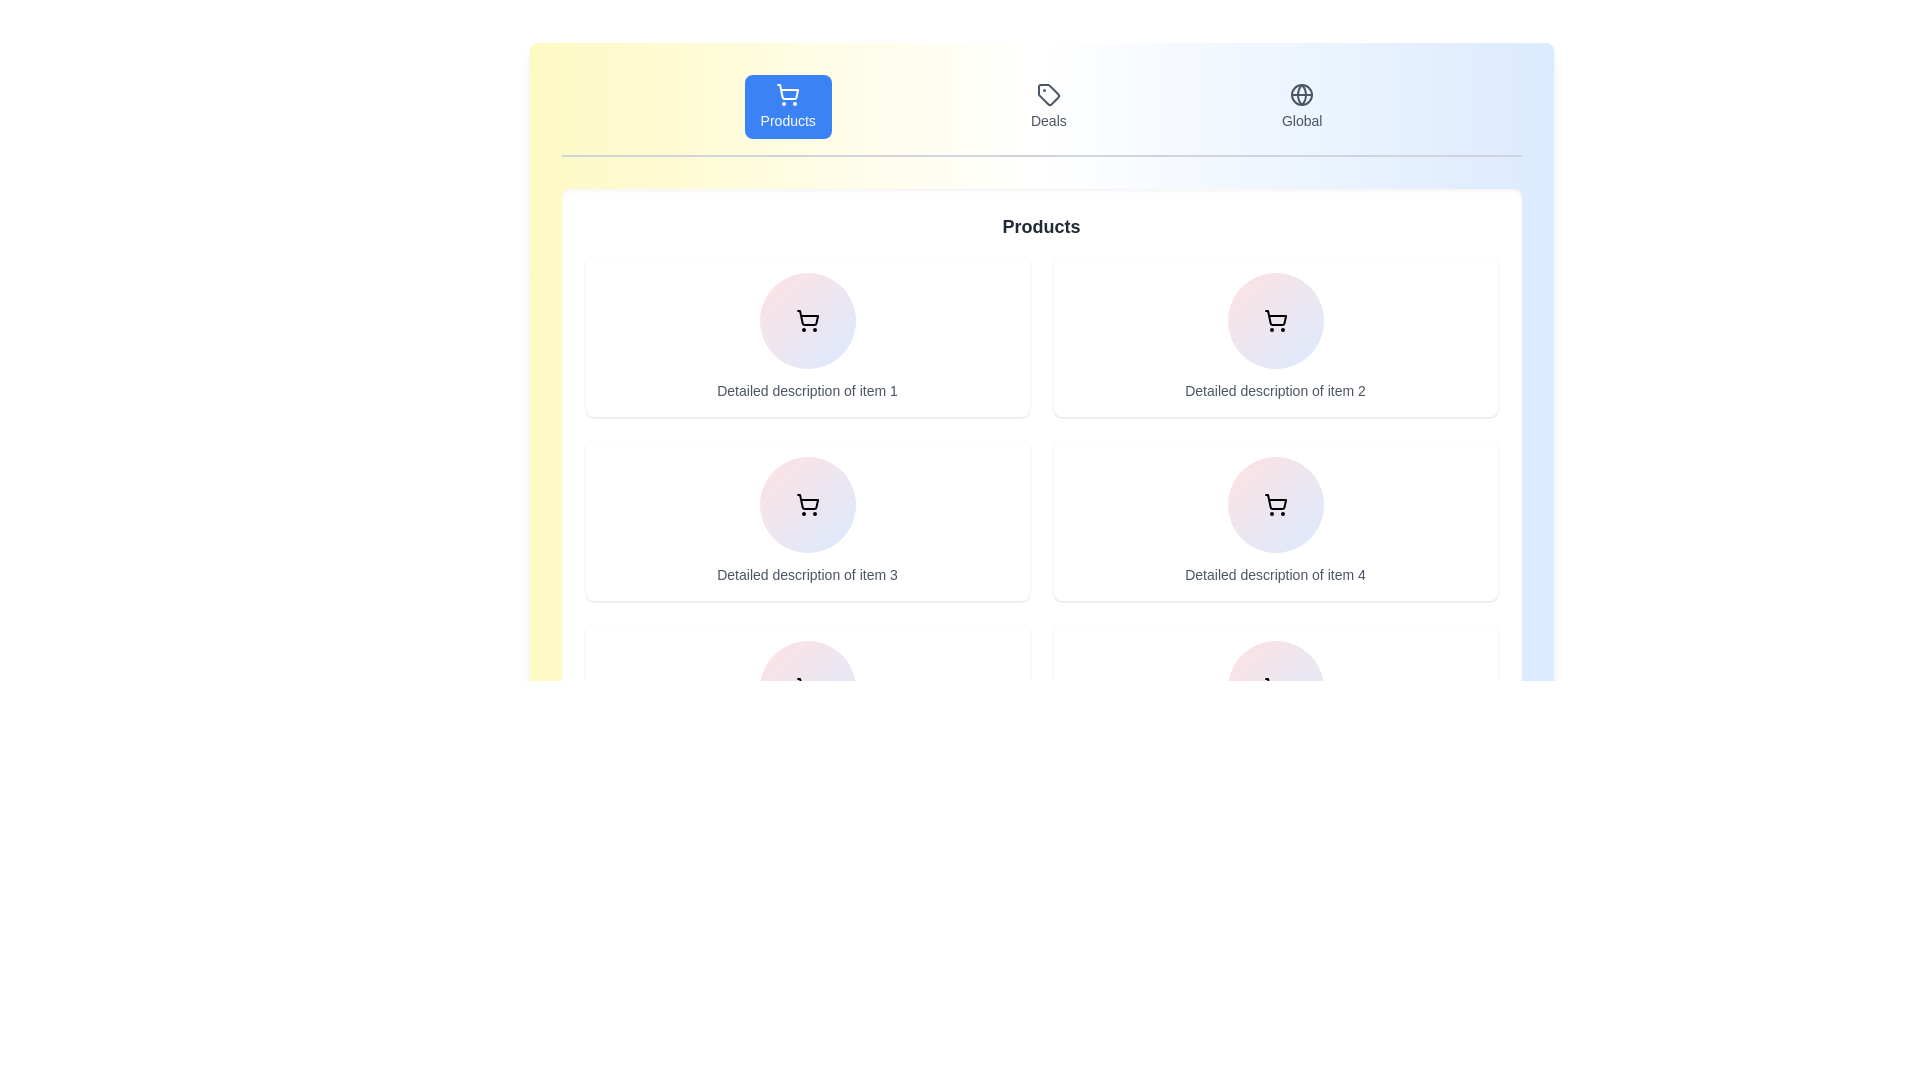  Describe the element at coordinates (1274, 335) in the screenshot. I see `the item with the description 'Detailed description of item 2' to view its details` at that location.